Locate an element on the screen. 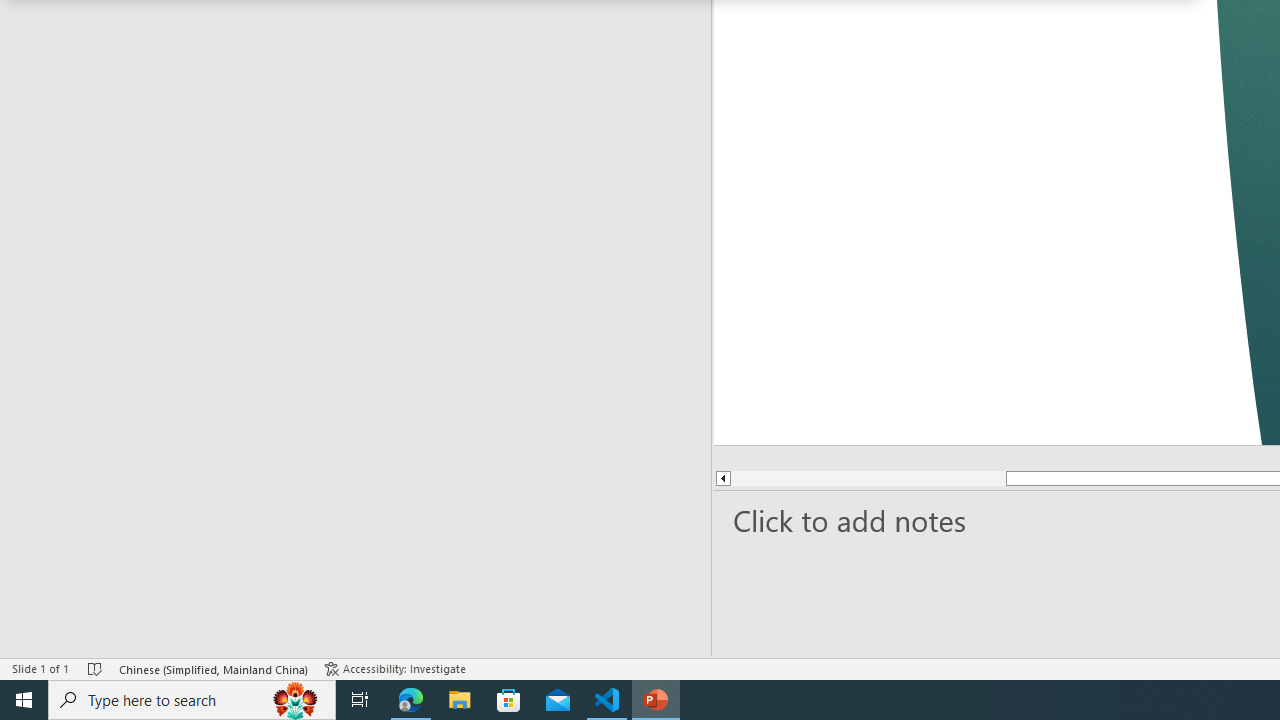 The height and width of the screenshot is (720, 1280). 'Microsoft Edge - 1 running window' is located at coordinates (410, 698).